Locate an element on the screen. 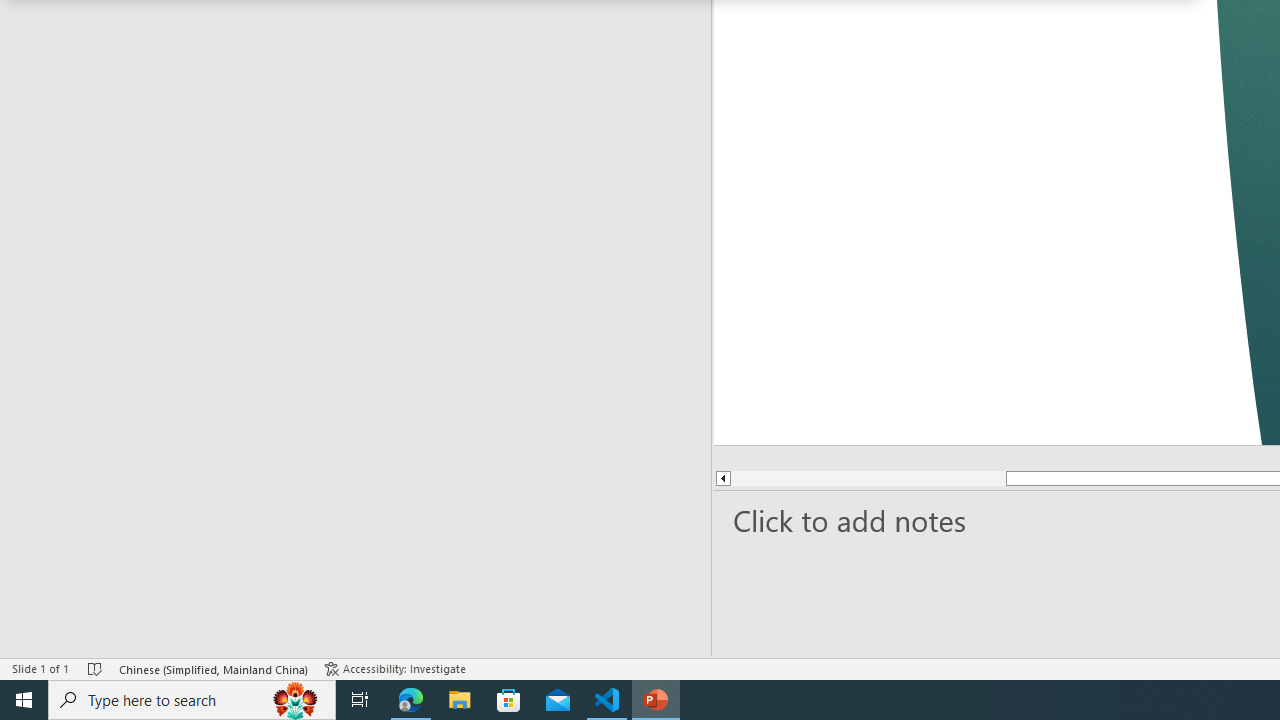 The height and width of the screenshot is (720, 1280). 'Microsoft Edge - 1 running window' is located at coordinates (410, 698).